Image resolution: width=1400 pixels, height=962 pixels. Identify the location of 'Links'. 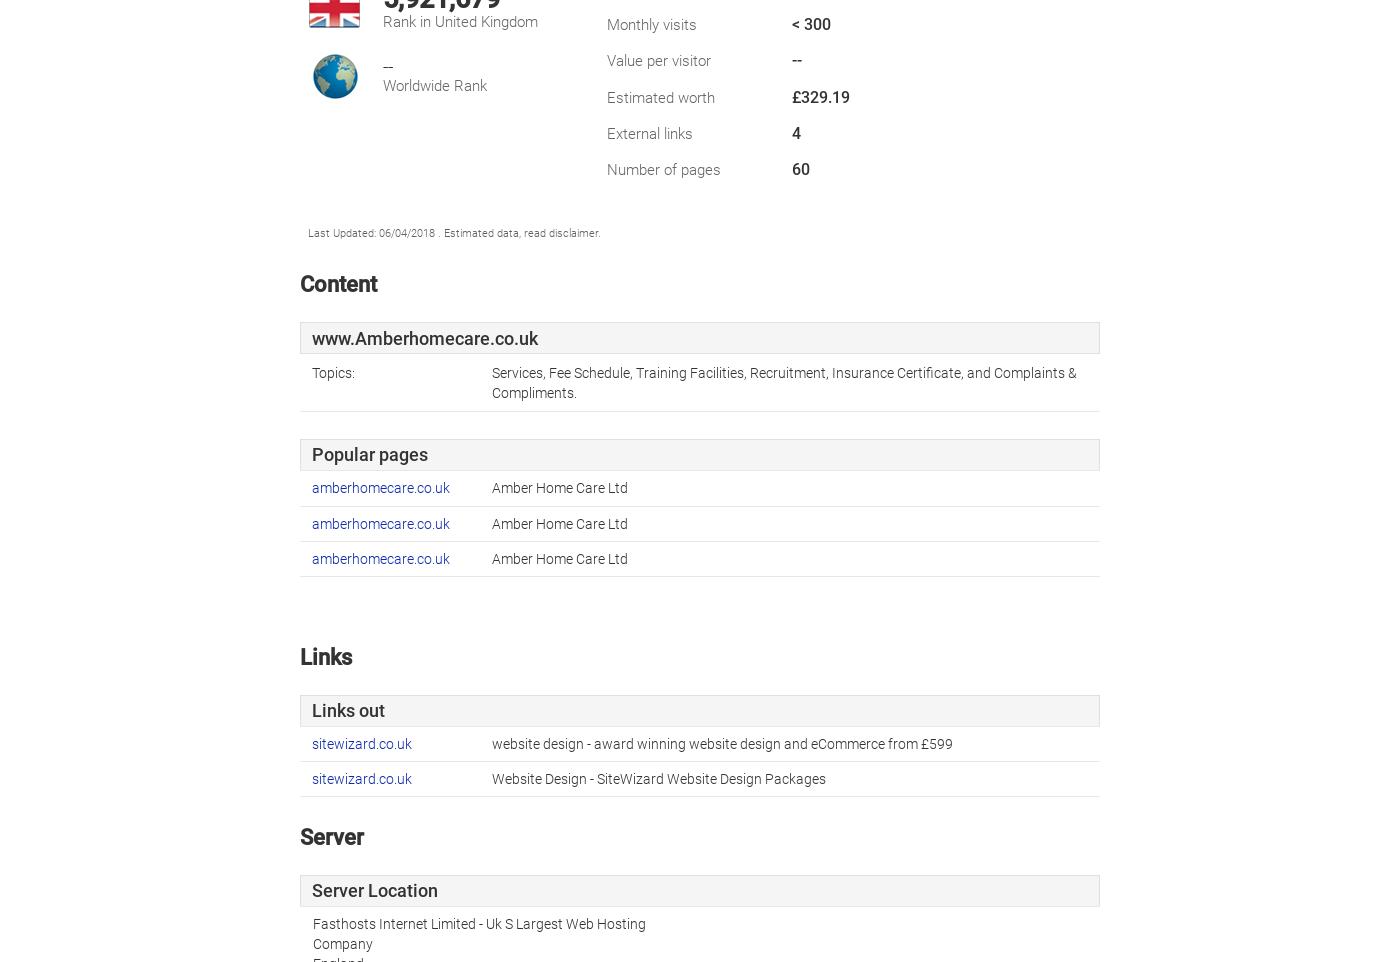
(326, 657).